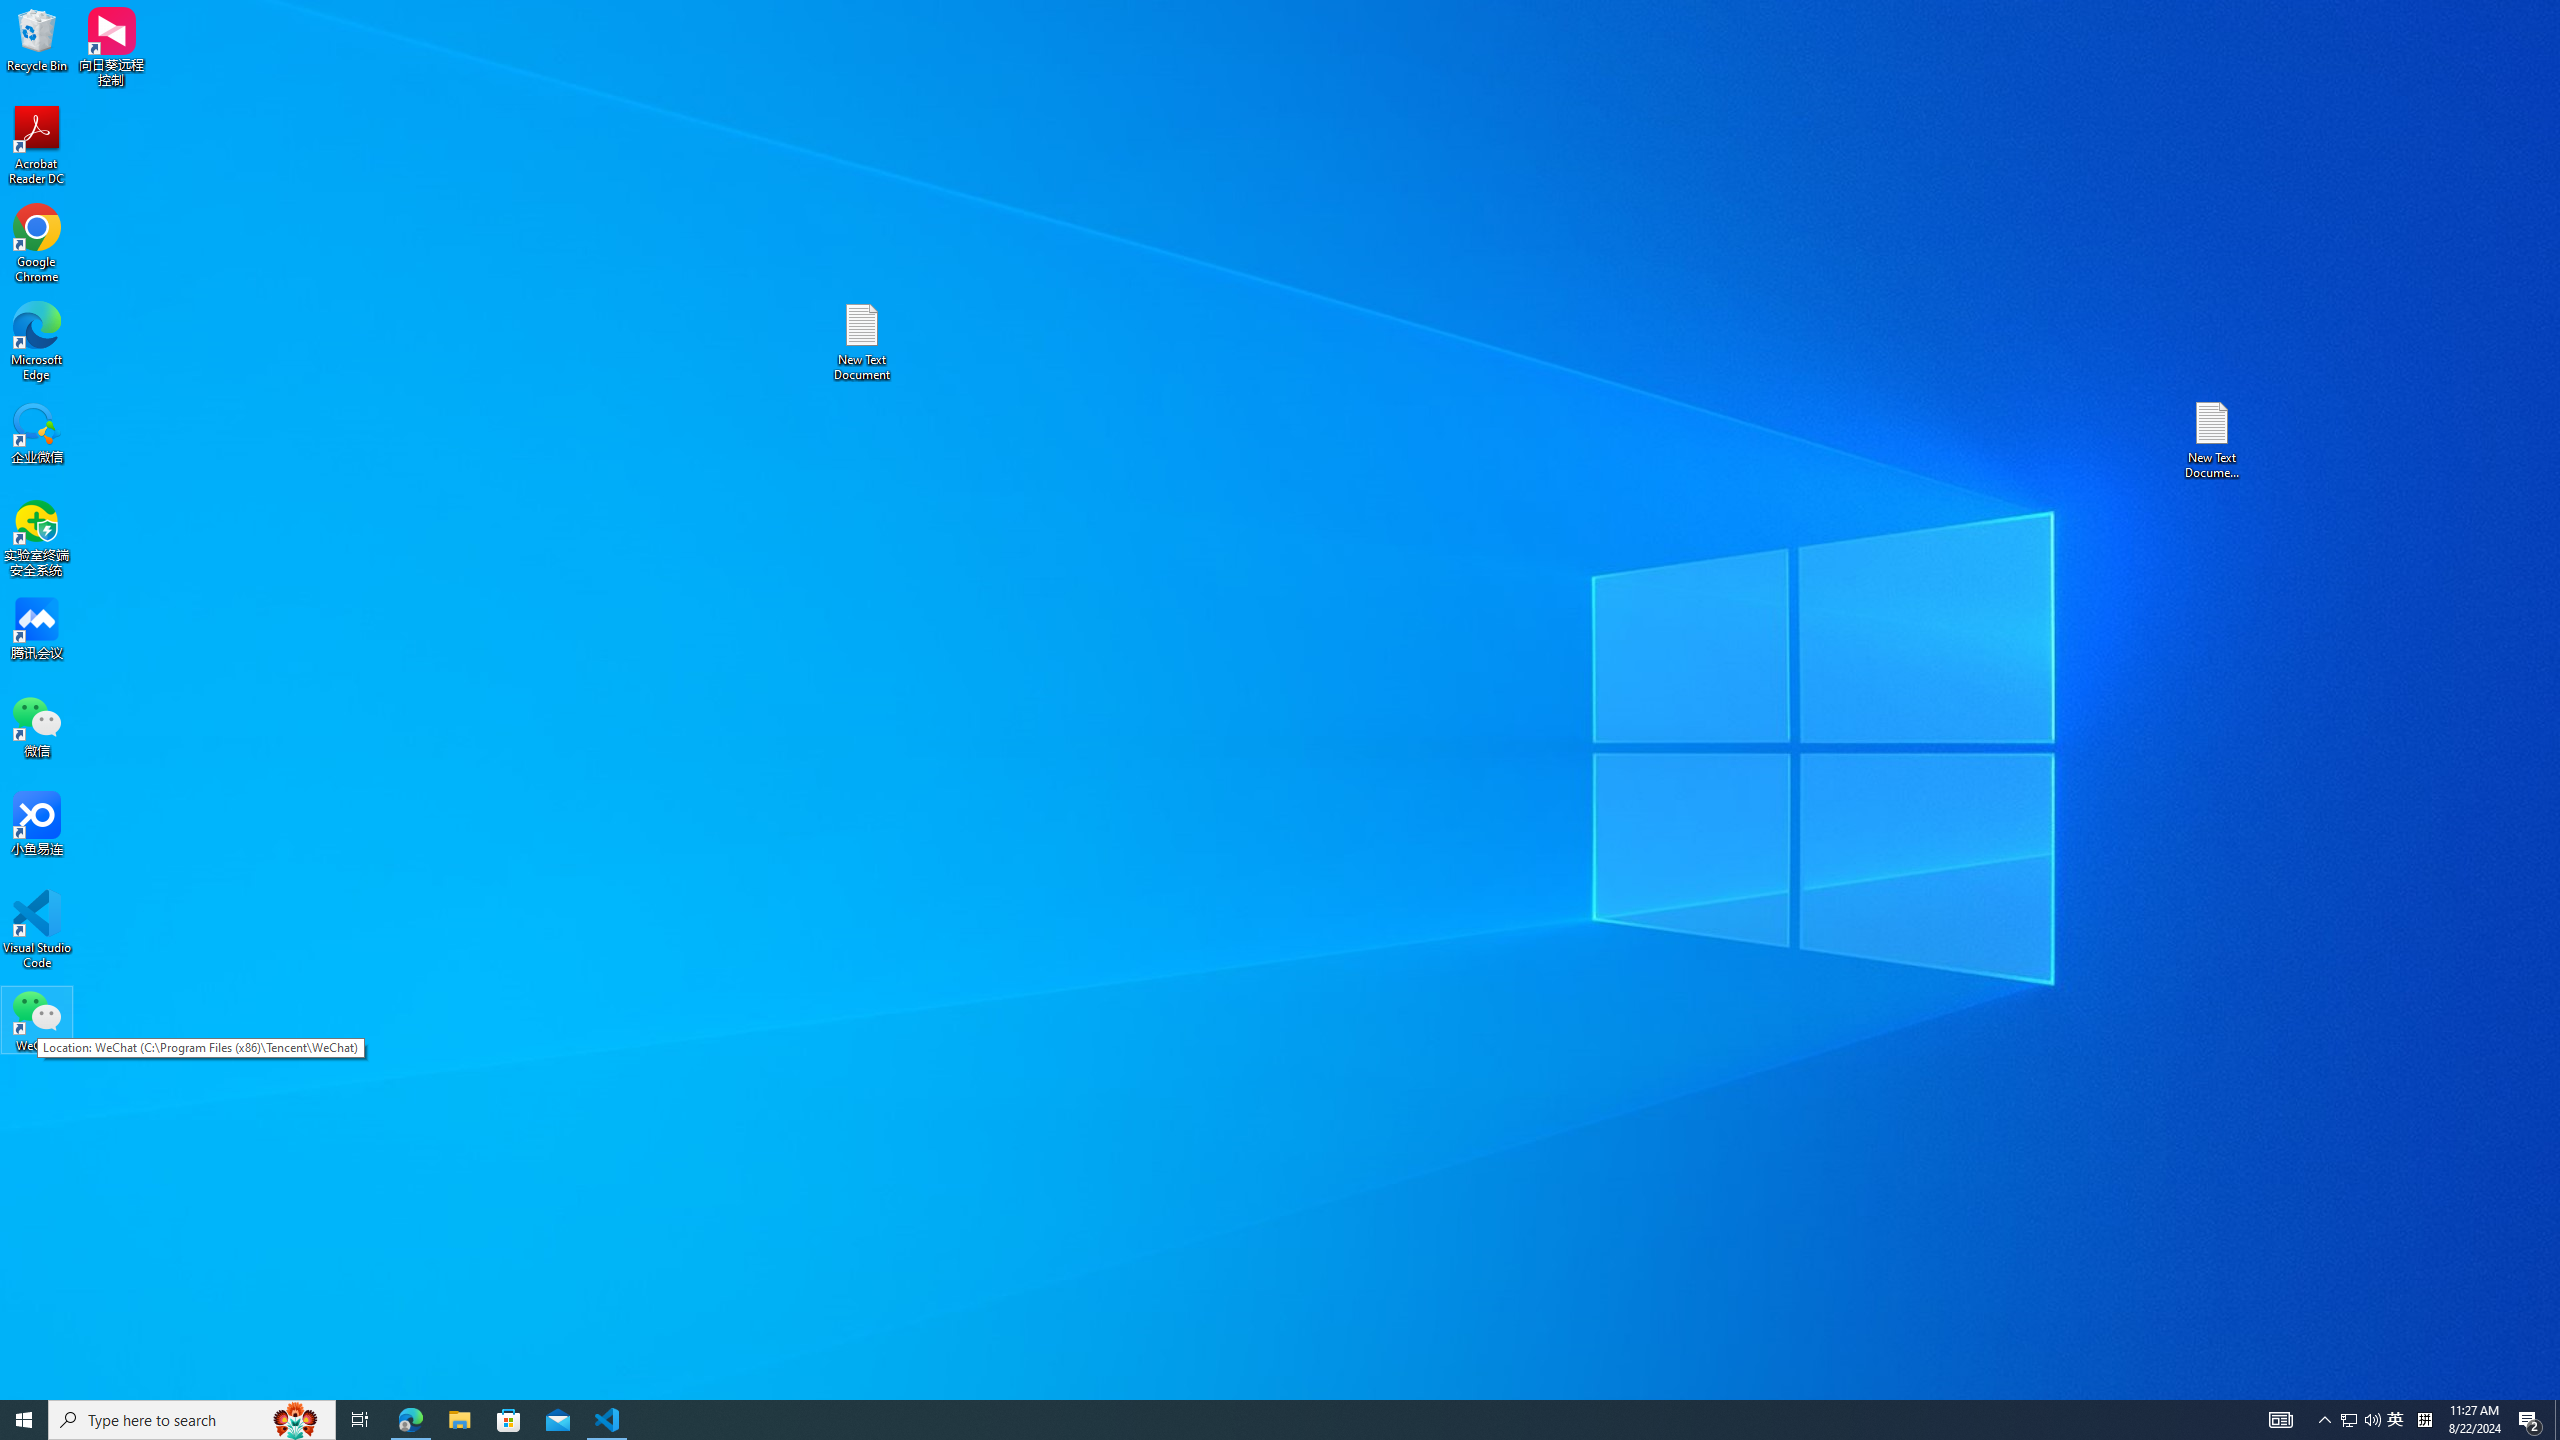 The height and width of the screenshot is (1440, 2560). Describe the element at coordinates (358, 1418) in the screenshot. I see `'Task View'` at that location.